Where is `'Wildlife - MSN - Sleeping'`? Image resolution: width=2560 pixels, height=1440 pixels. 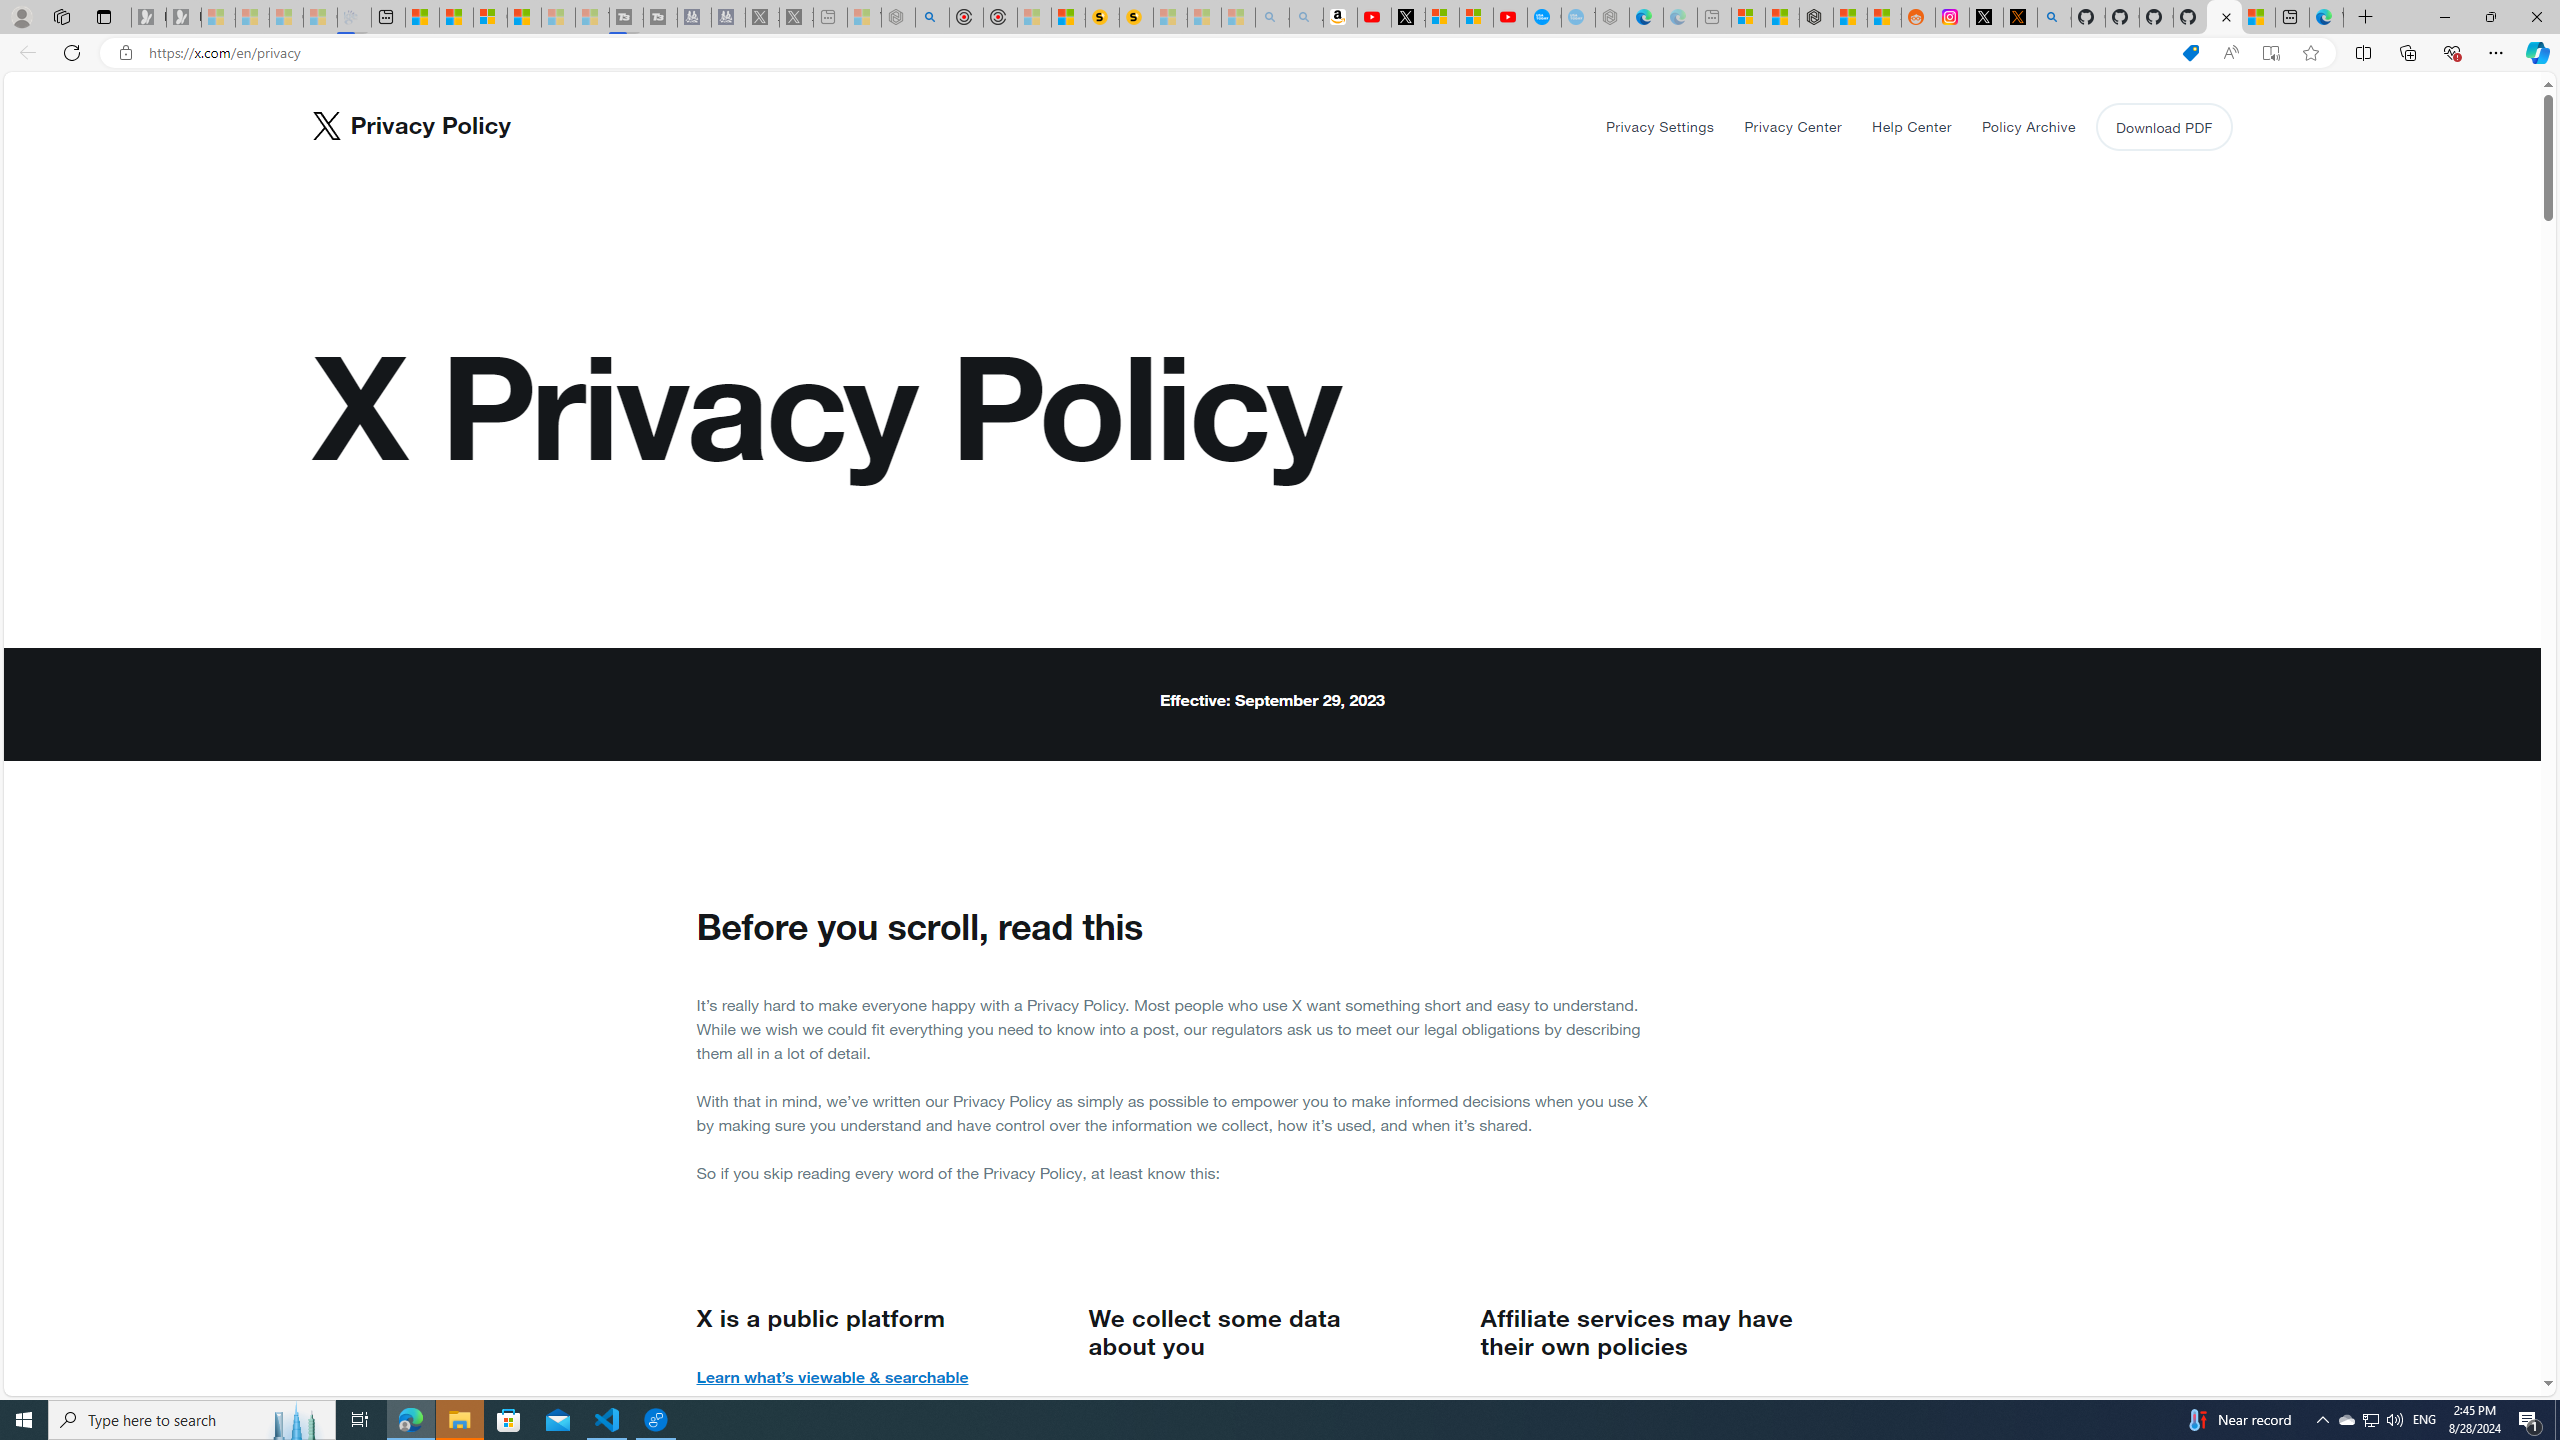 'Wildlife - MSN - Sleeping' is located at coordinates (864, 16).